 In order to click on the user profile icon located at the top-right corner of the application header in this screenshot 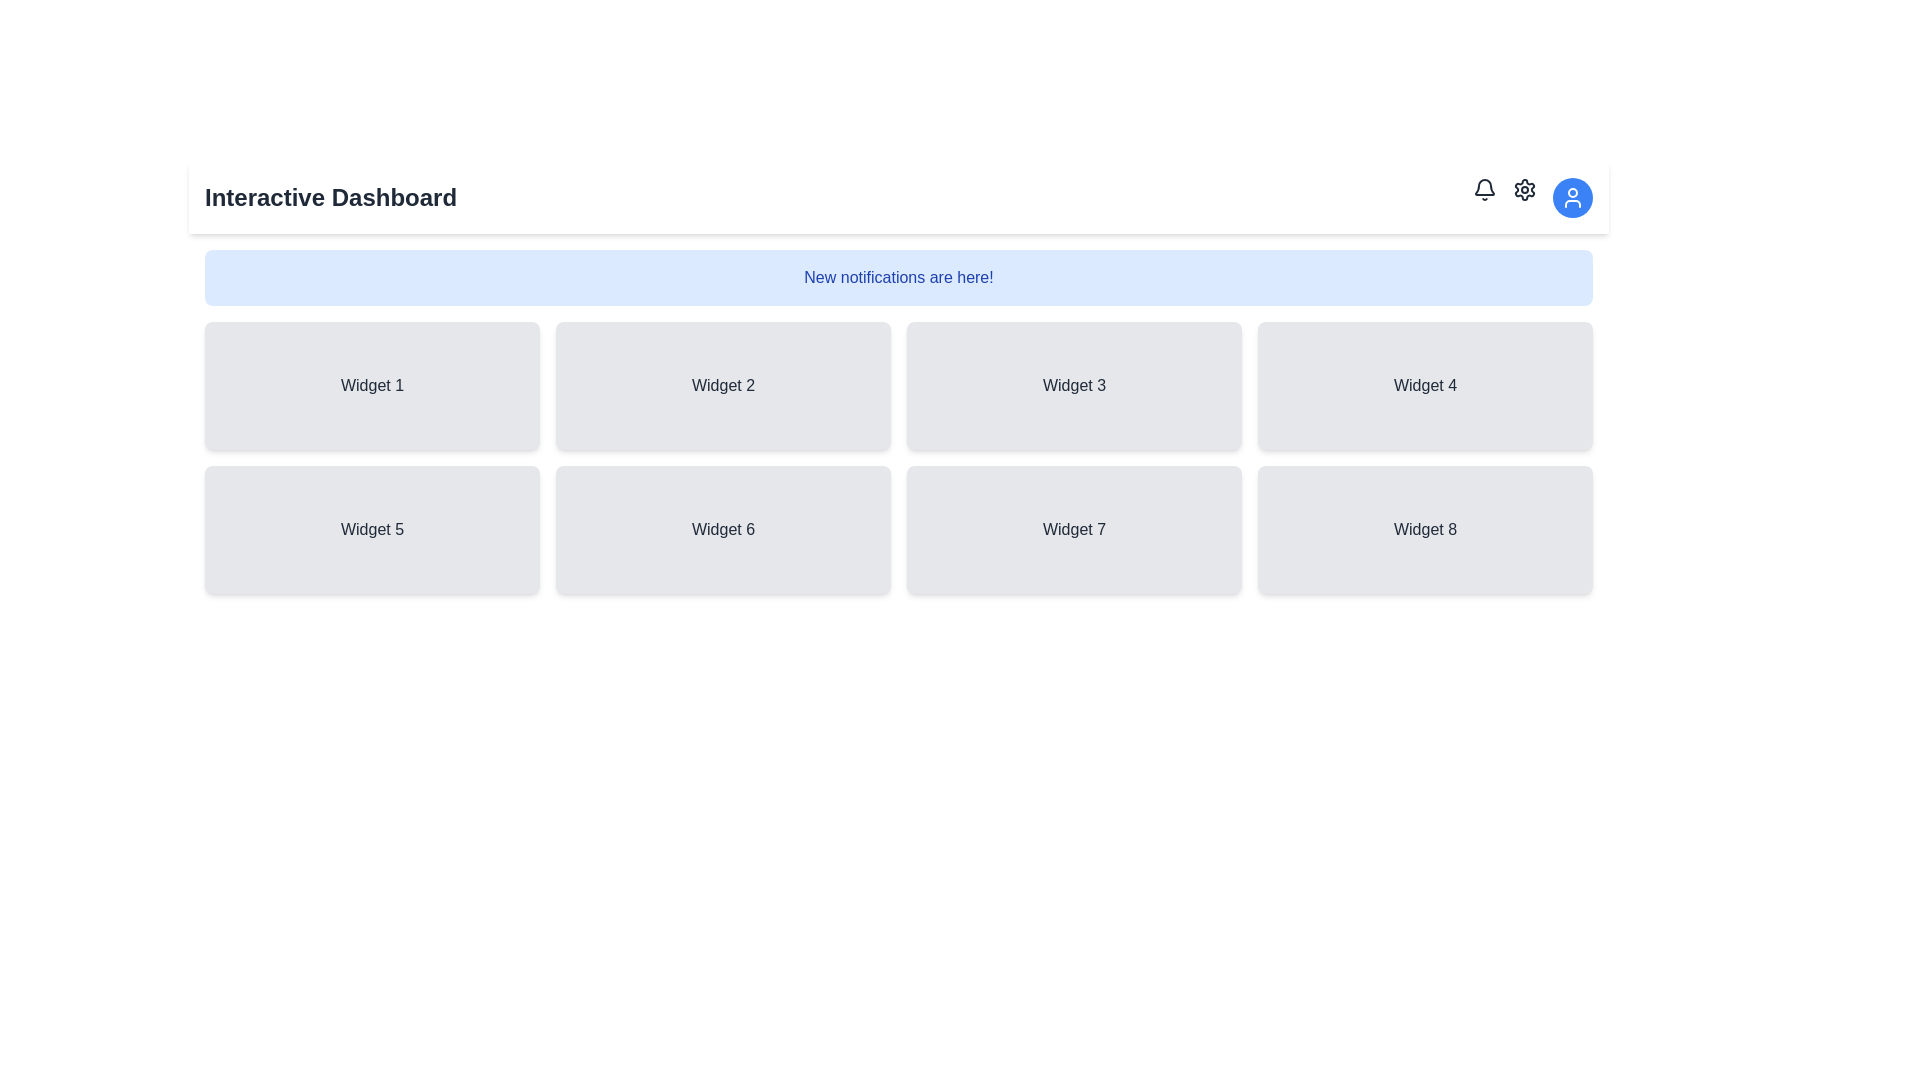, I will do `click(1572, 197)`.